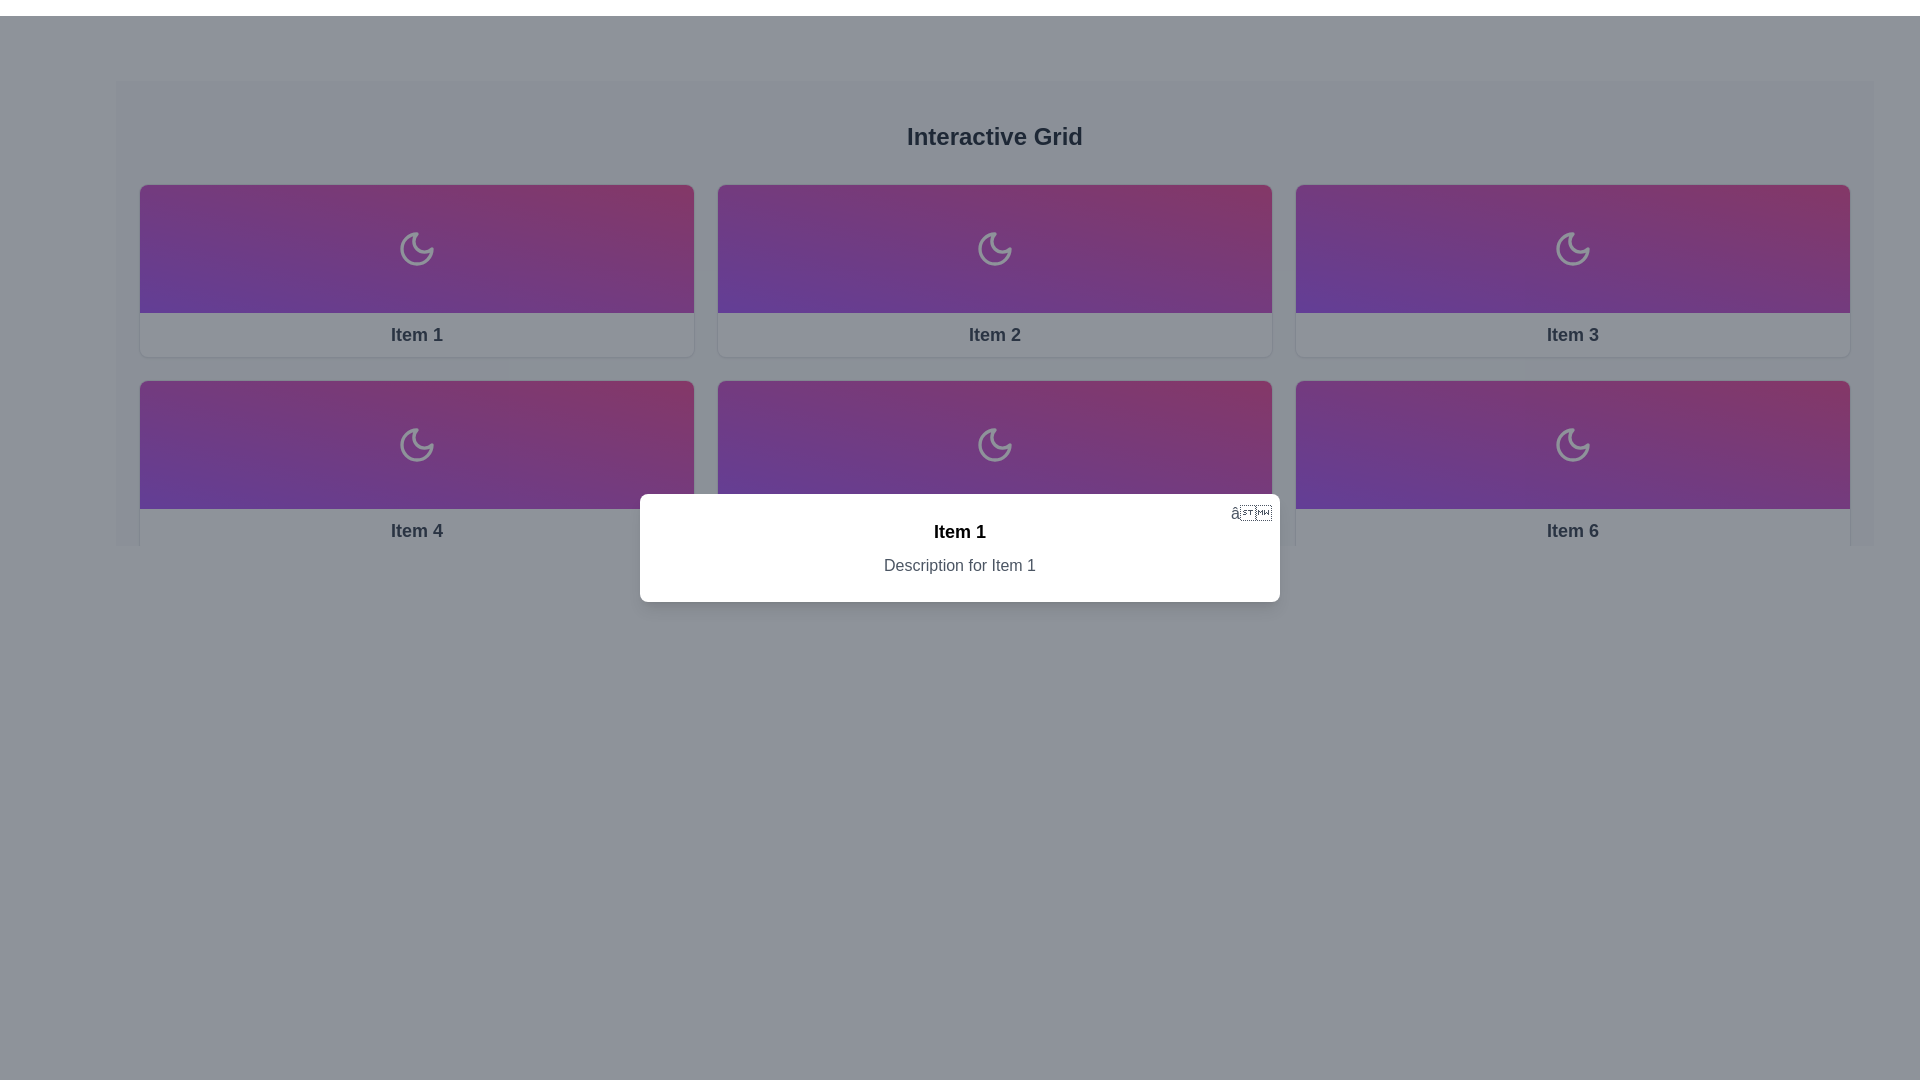 The image size is (1920, 1080). What do you see at coordinates (994, 443) in the screenshot?
I see `the crescent moon icon, which is white and centrally located in the fourth card of a grid layout with a gradient purple background` at bounding box center [994, 443].